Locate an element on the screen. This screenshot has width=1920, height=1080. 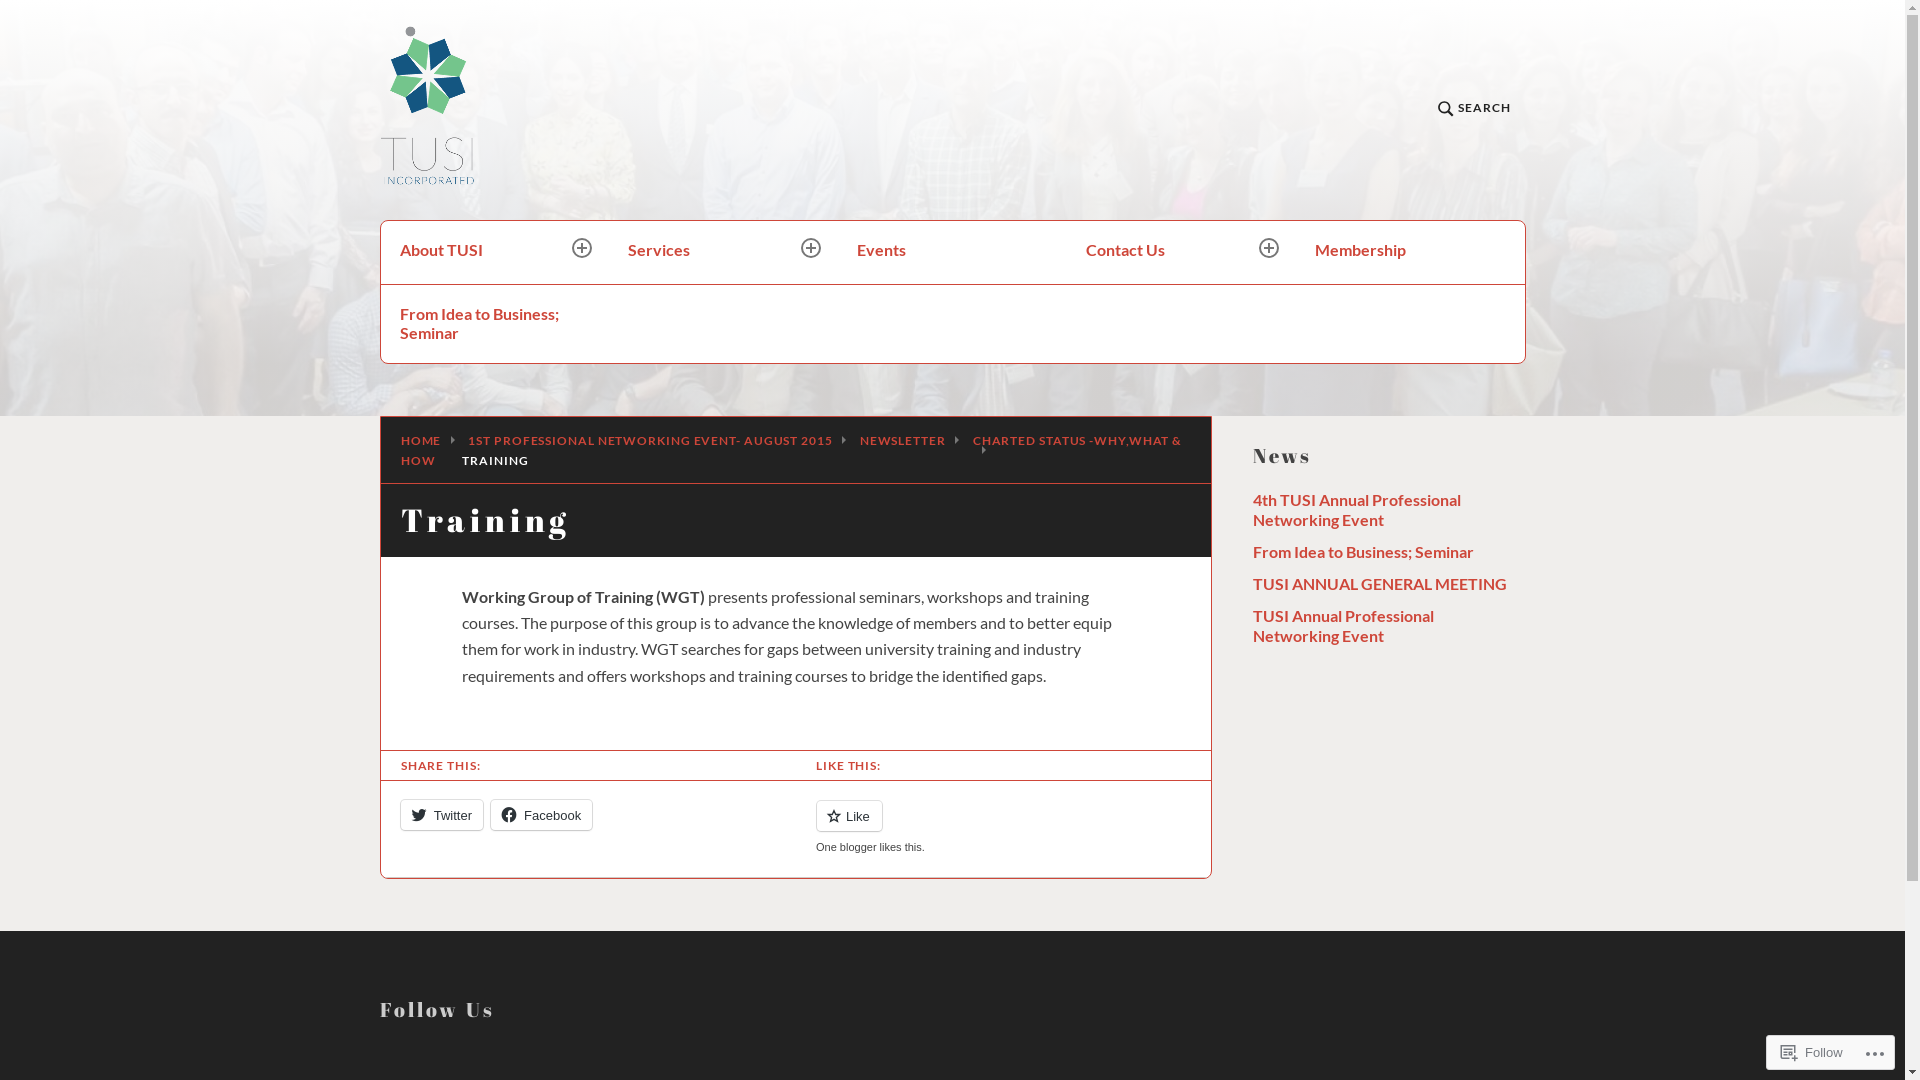
'4th TUSI Annual Professional Networking Event' is located at coordinates (1251, 508).